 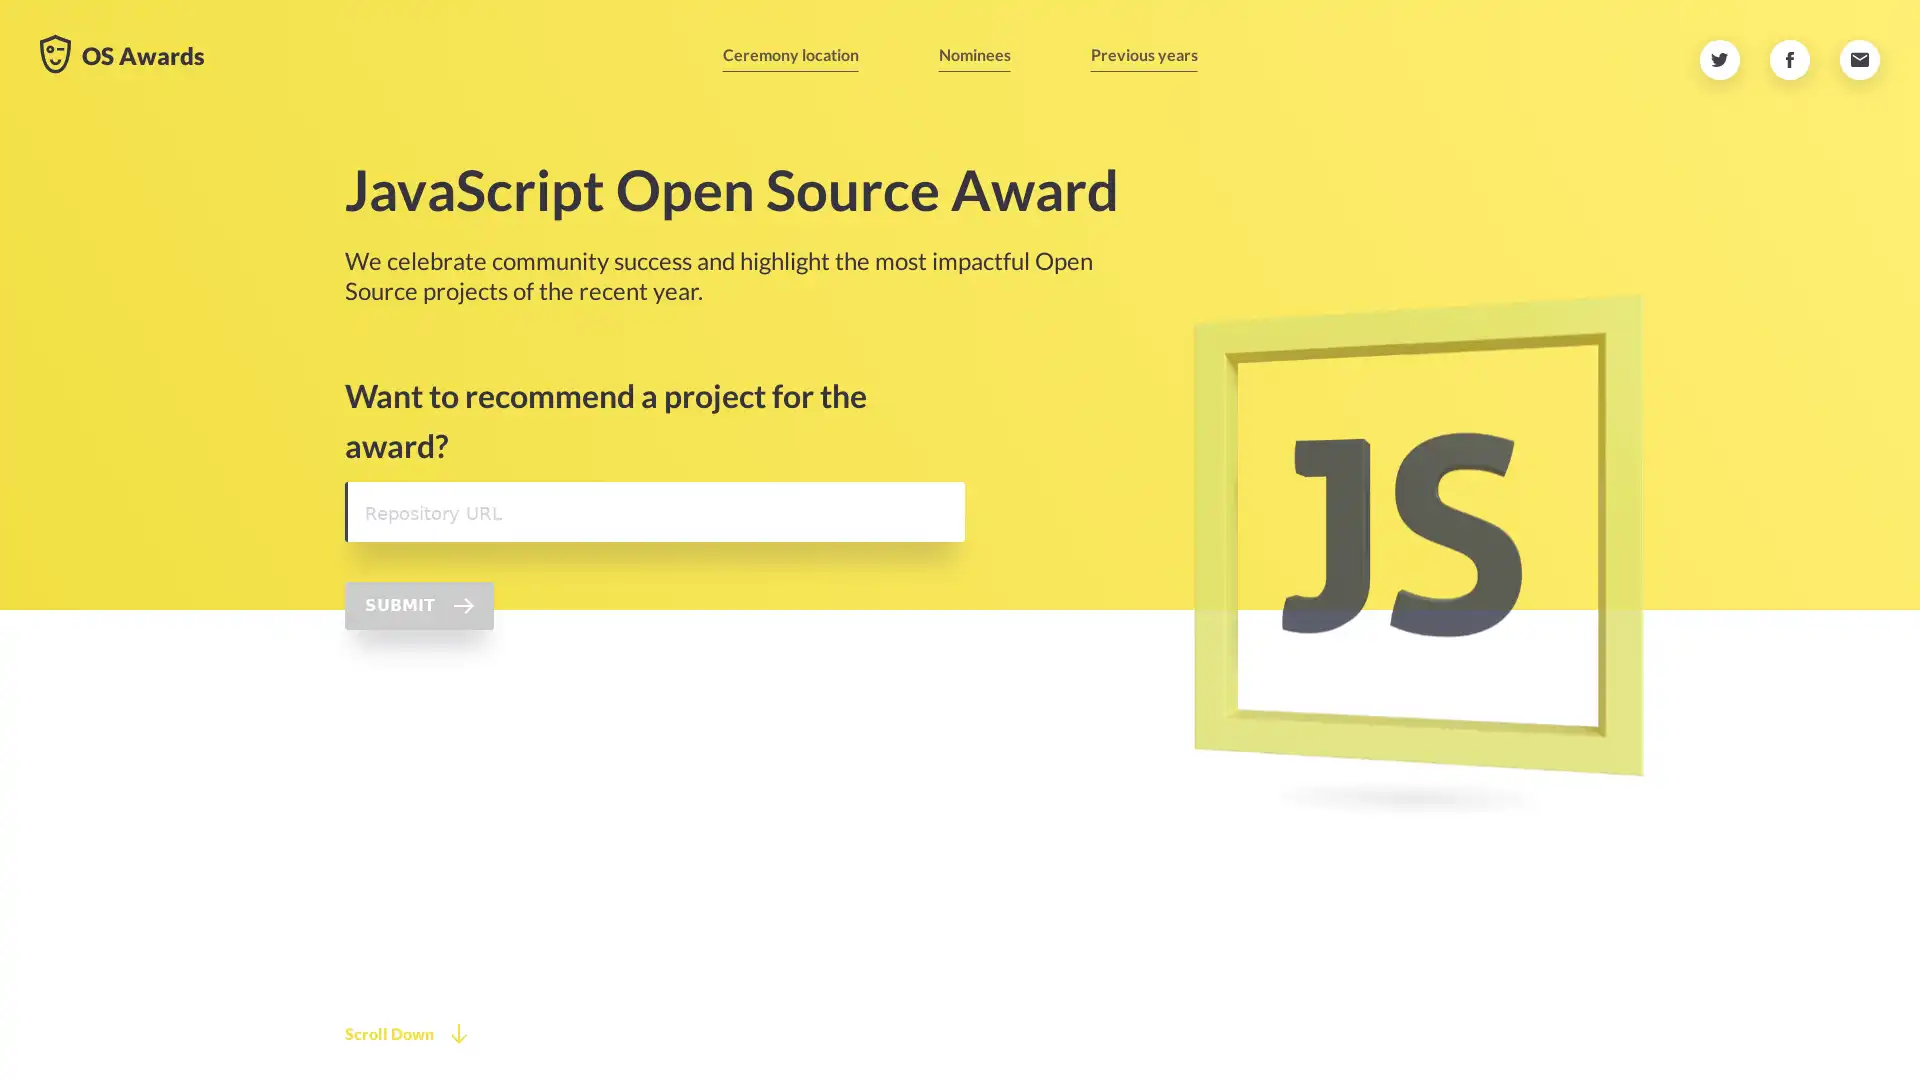 I want to click on SUBMIT, so click(x=418, y=717).